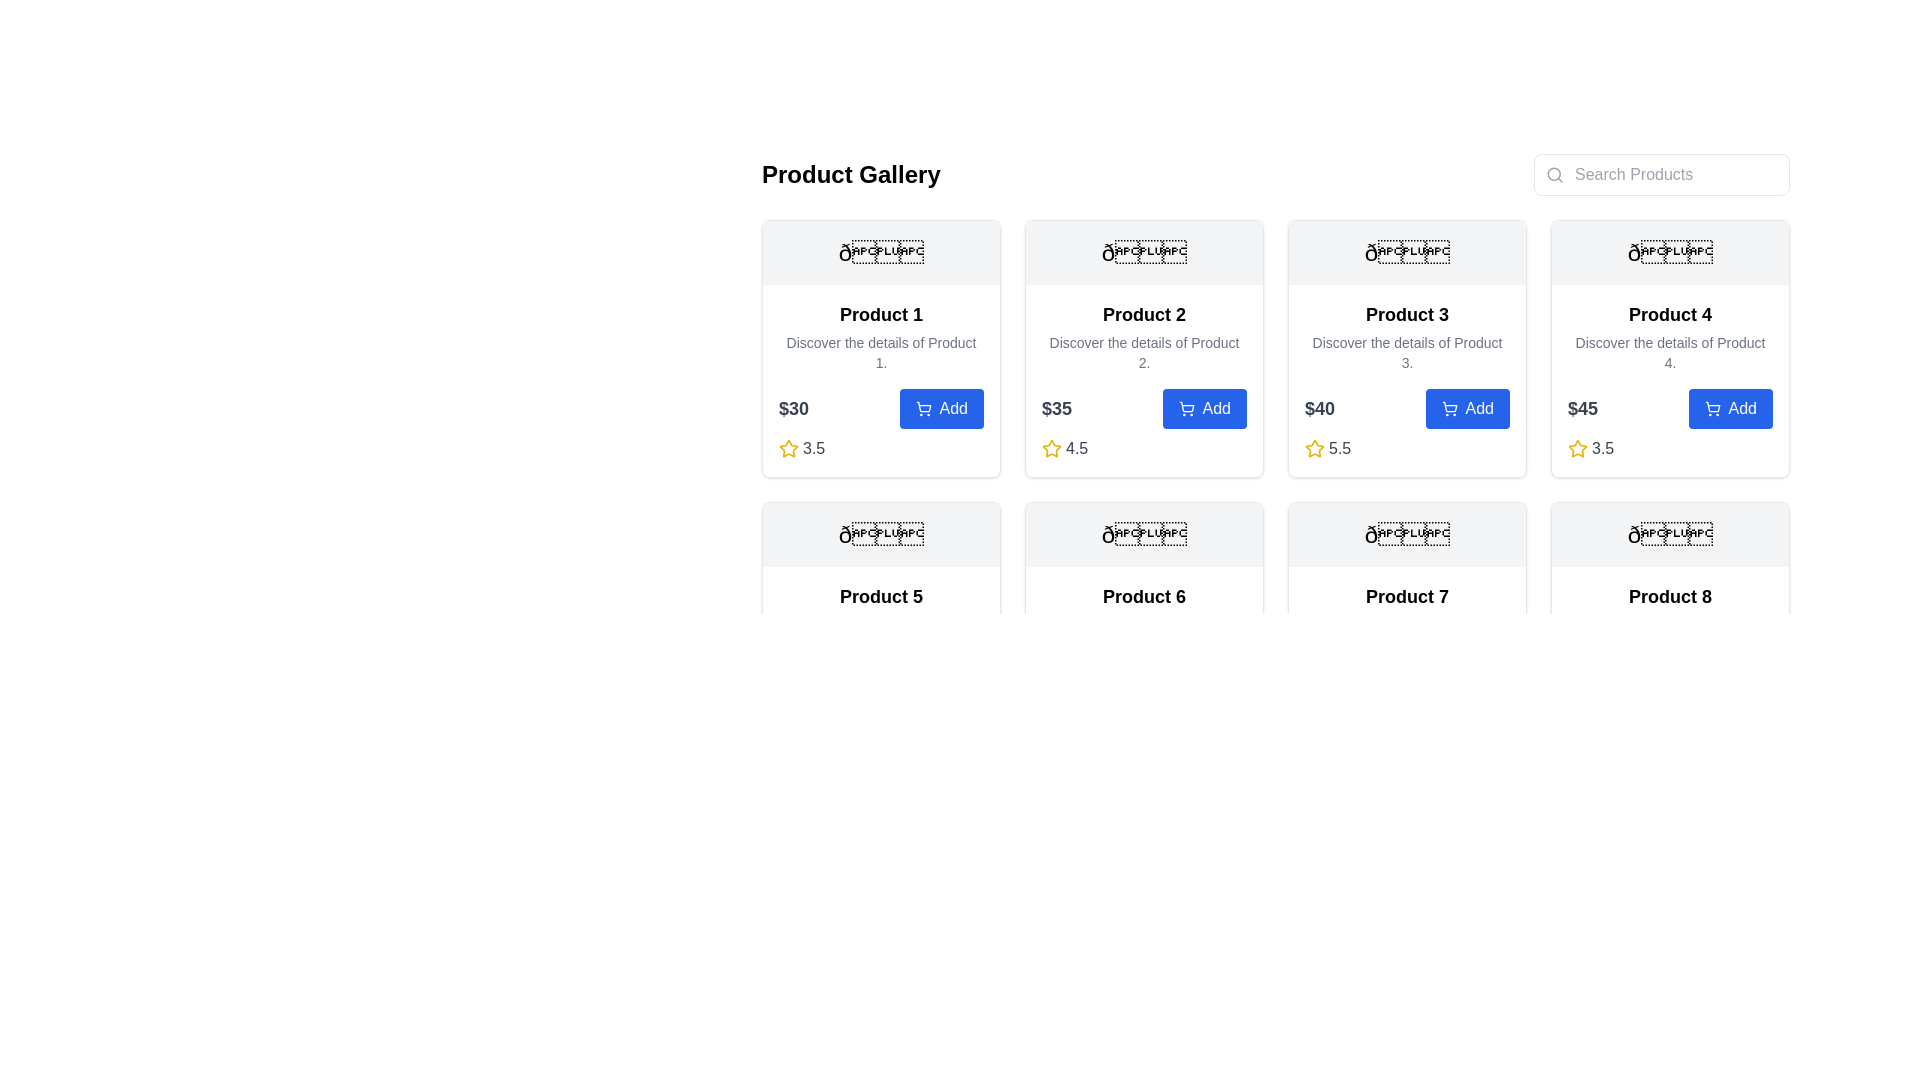 Image resolution: width=1920 pixels, height=1080 pixels. Describe the element at coordinates (1144, 347) in the screenshot. I see `text for product details from the card located in the first row and second column of the product gallery, positioned between 'Product 1' and 'Product 3'` at that location.